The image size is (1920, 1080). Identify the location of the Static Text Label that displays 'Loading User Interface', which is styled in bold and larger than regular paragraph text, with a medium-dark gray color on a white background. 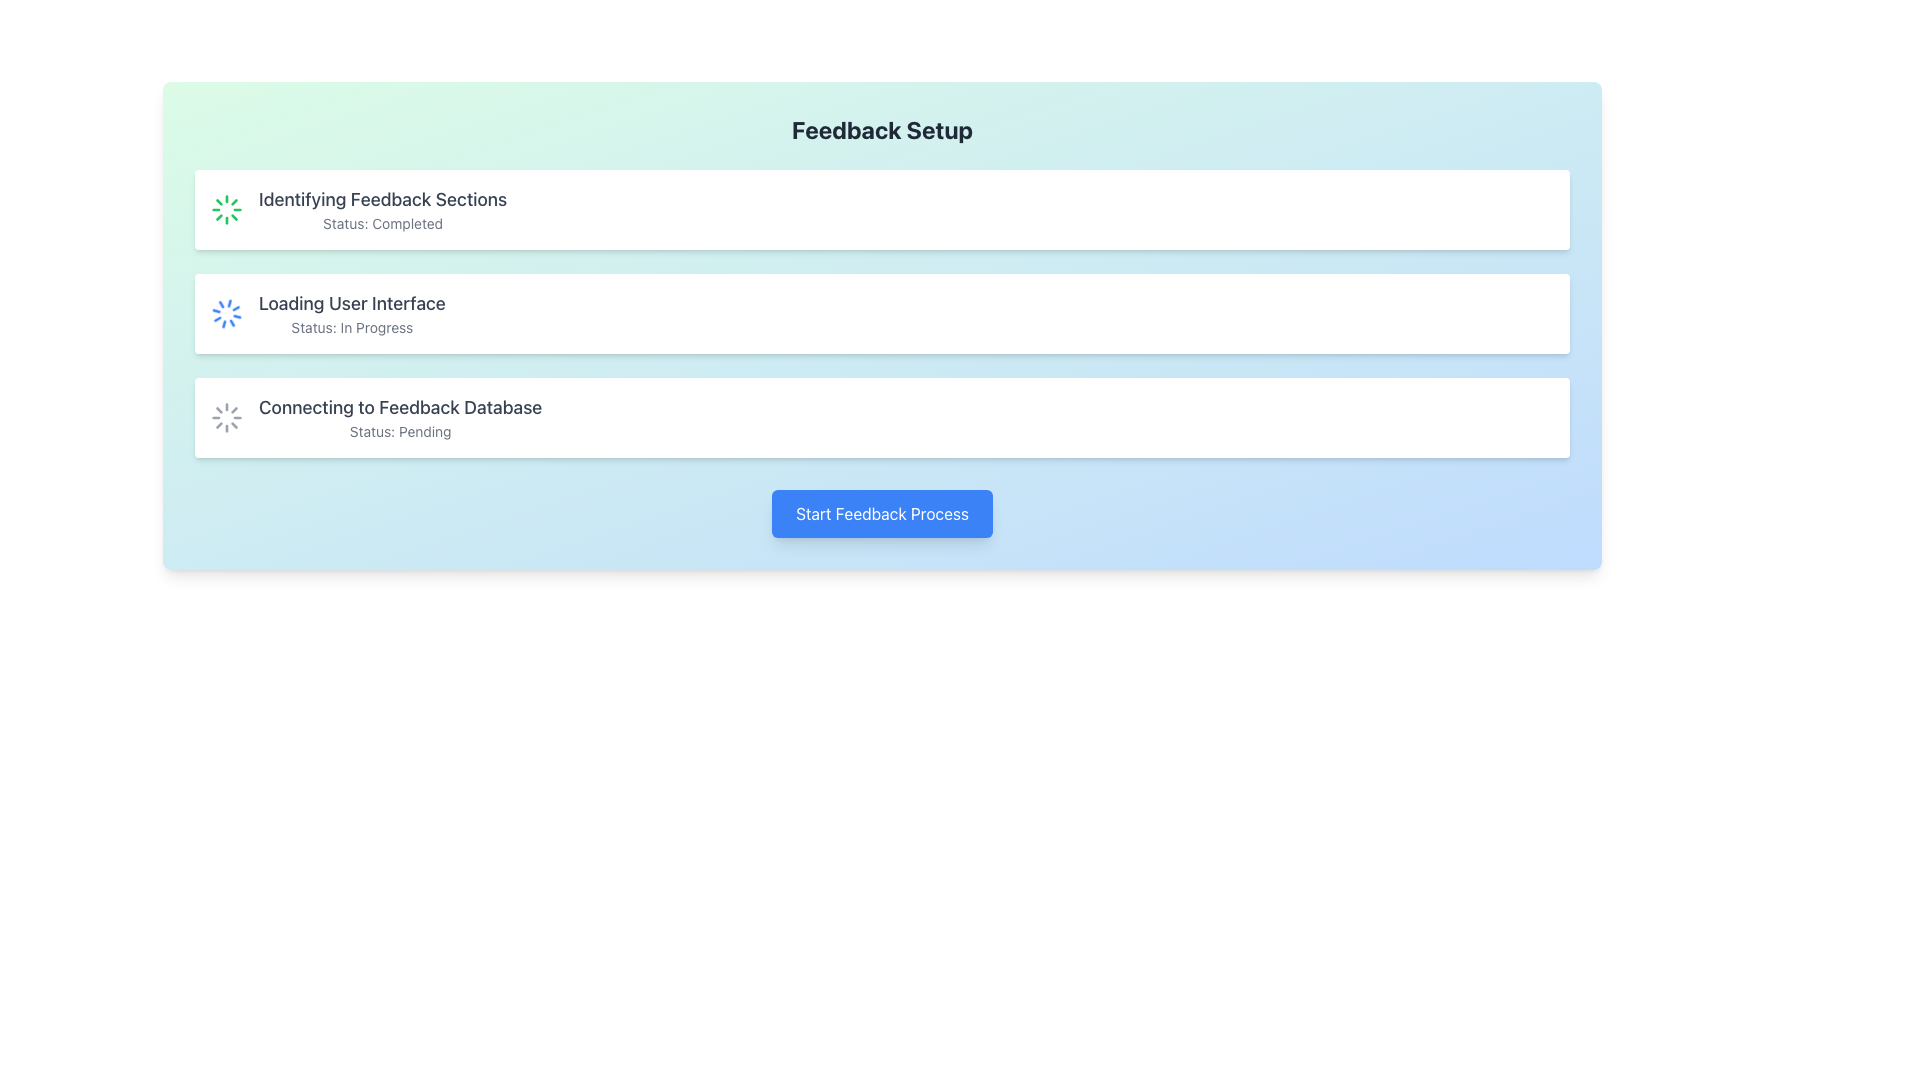
(352, 304).